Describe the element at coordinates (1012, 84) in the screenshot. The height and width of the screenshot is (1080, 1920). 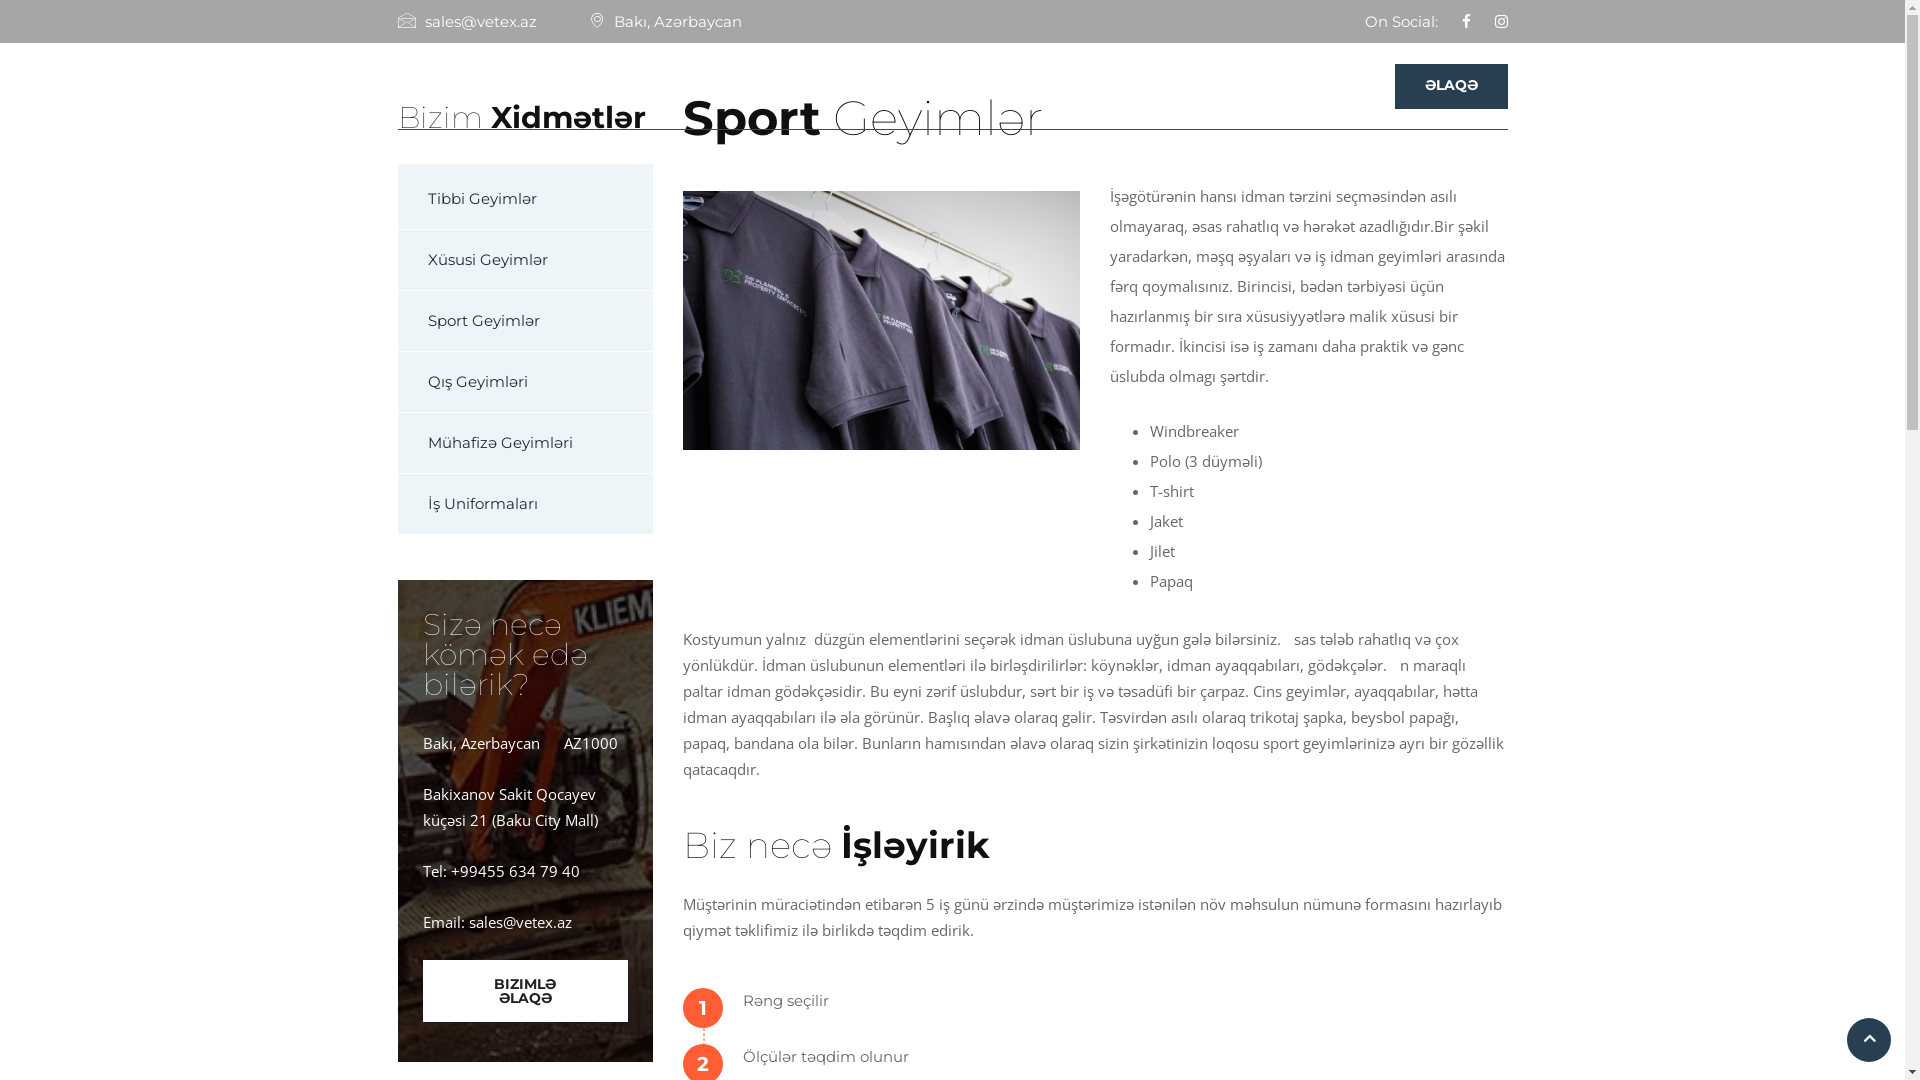
I see `'HAQQIMIZDA'` at that location.